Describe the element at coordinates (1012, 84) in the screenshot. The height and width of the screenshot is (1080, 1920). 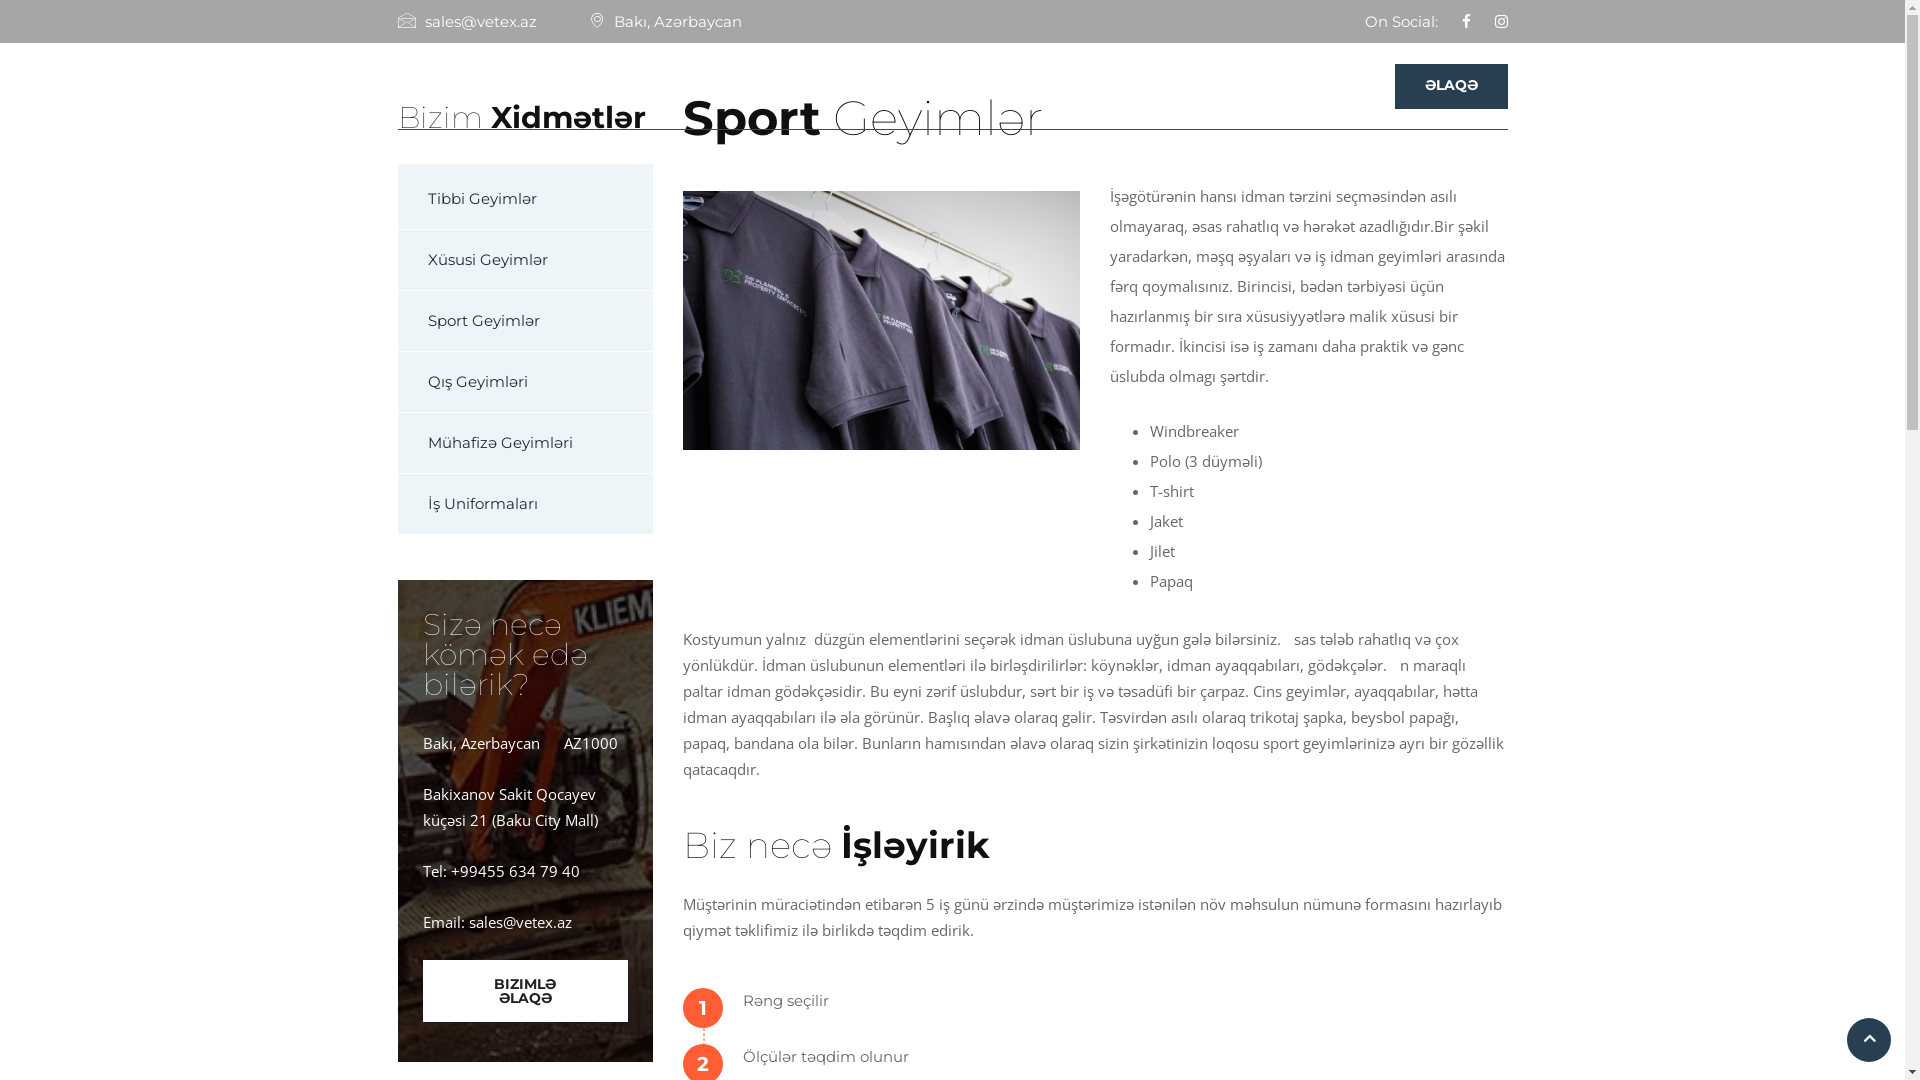
I see `'HAQQIMIZDA'` at that location.